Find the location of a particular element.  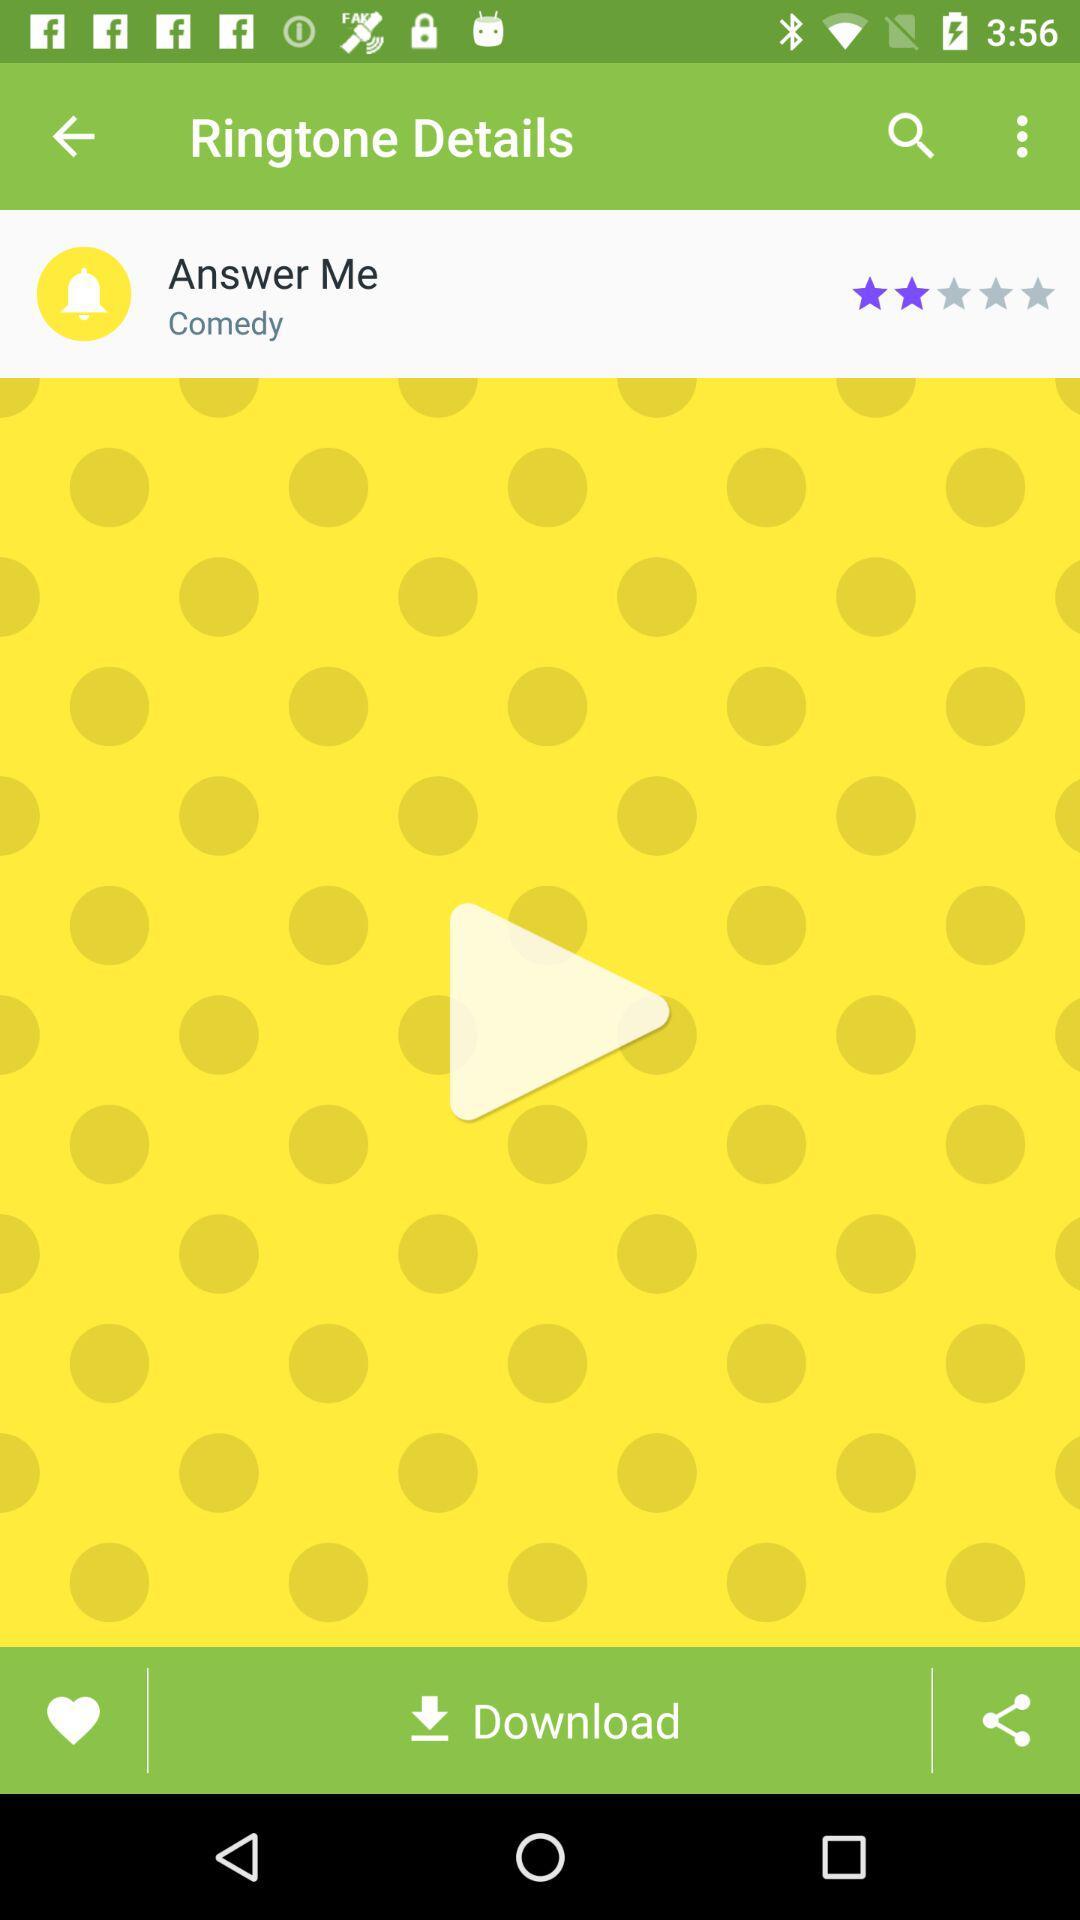

the favorite icon is located at coordinates (72, 1719).